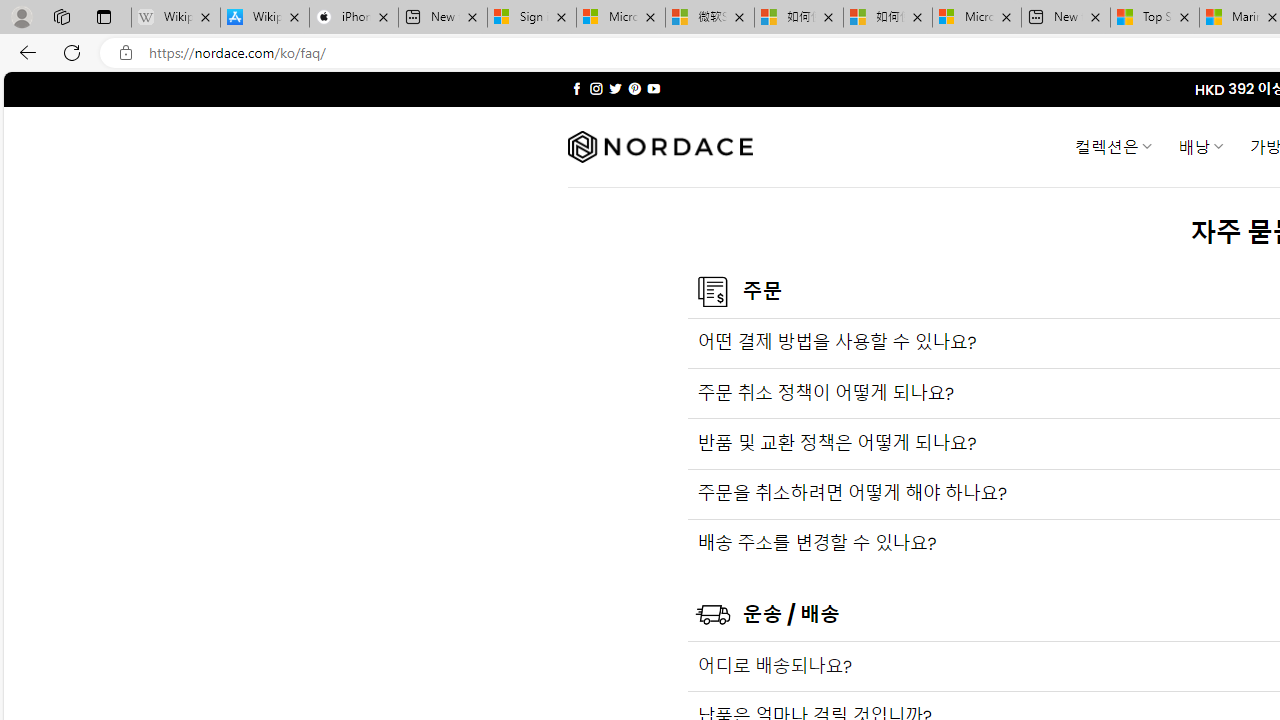 This screenshot has width=1280, height=720. Describe the element at coordinates (620, 17) in the screenshot. I see `'Microsoft Services Agreement'` at that location.